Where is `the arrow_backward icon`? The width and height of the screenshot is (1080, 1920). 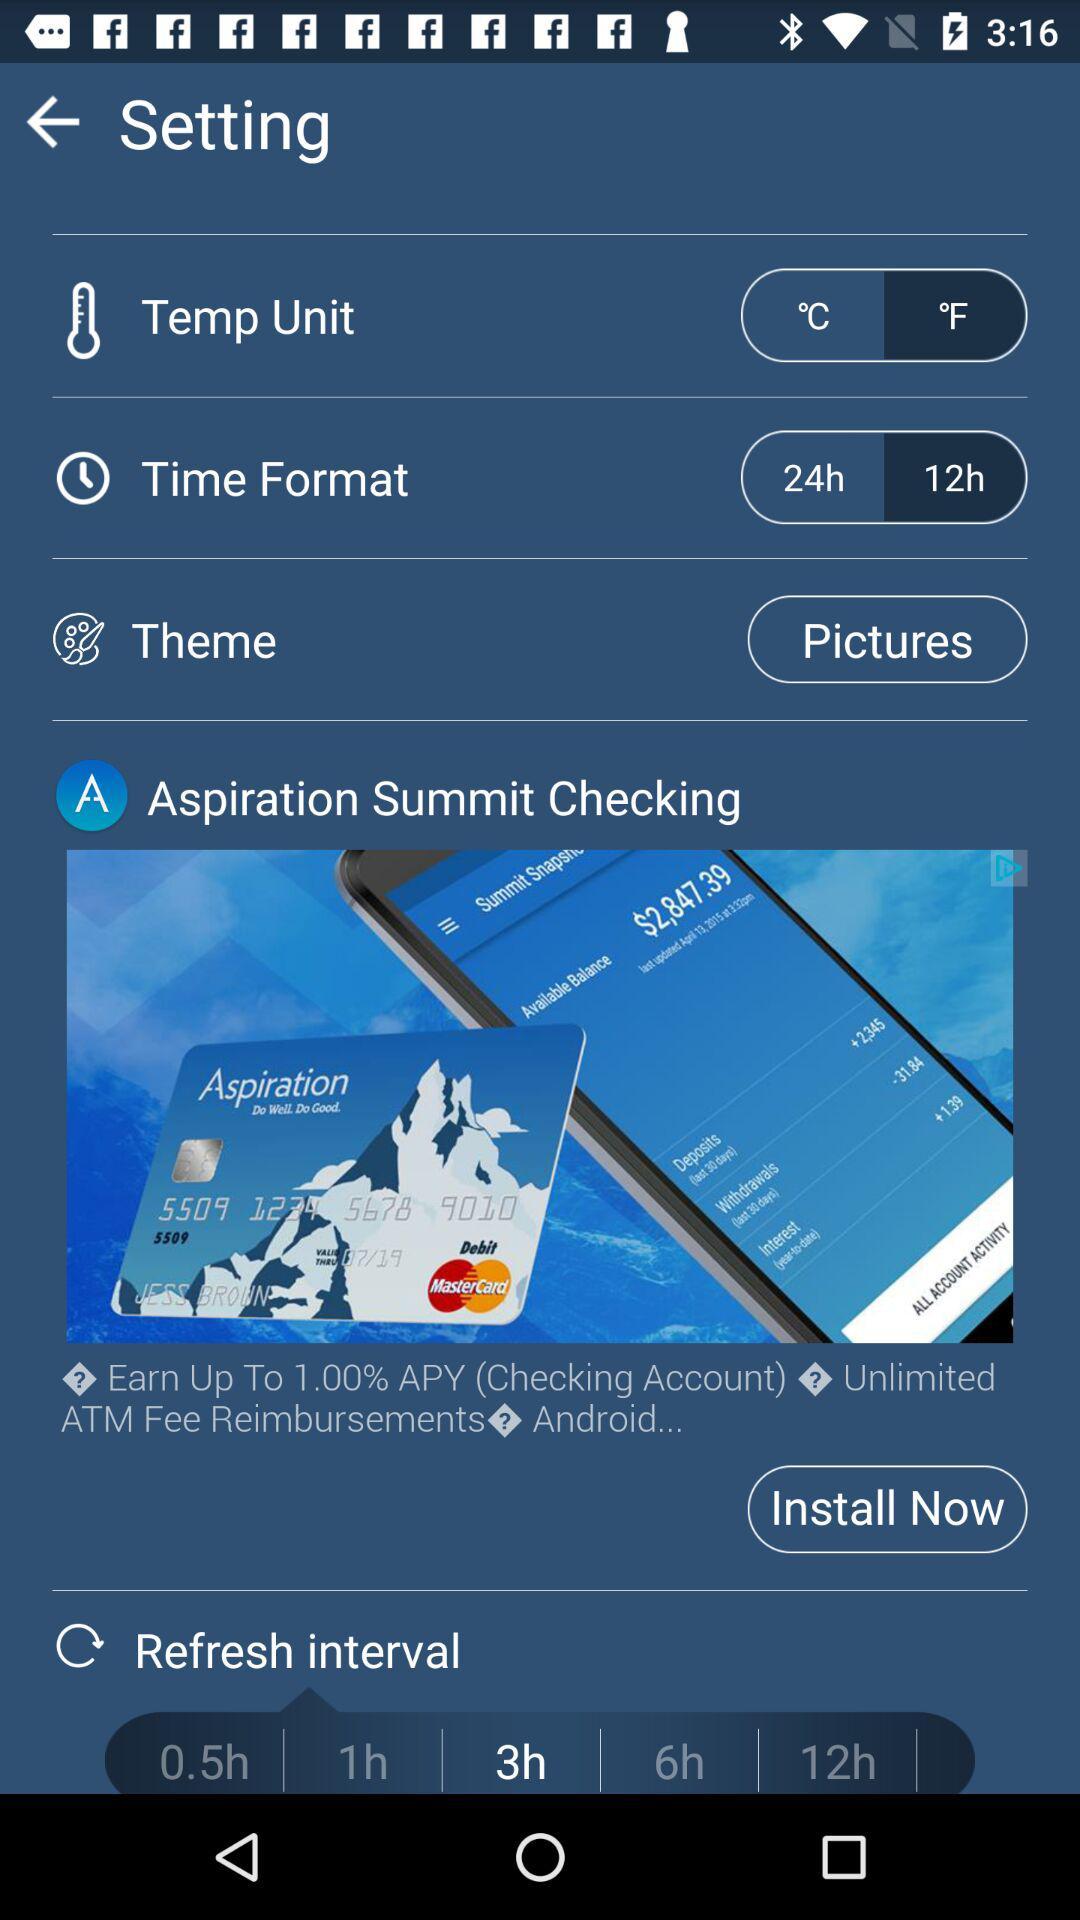 the arrow_backward icon is located at coordinates (51, 129).